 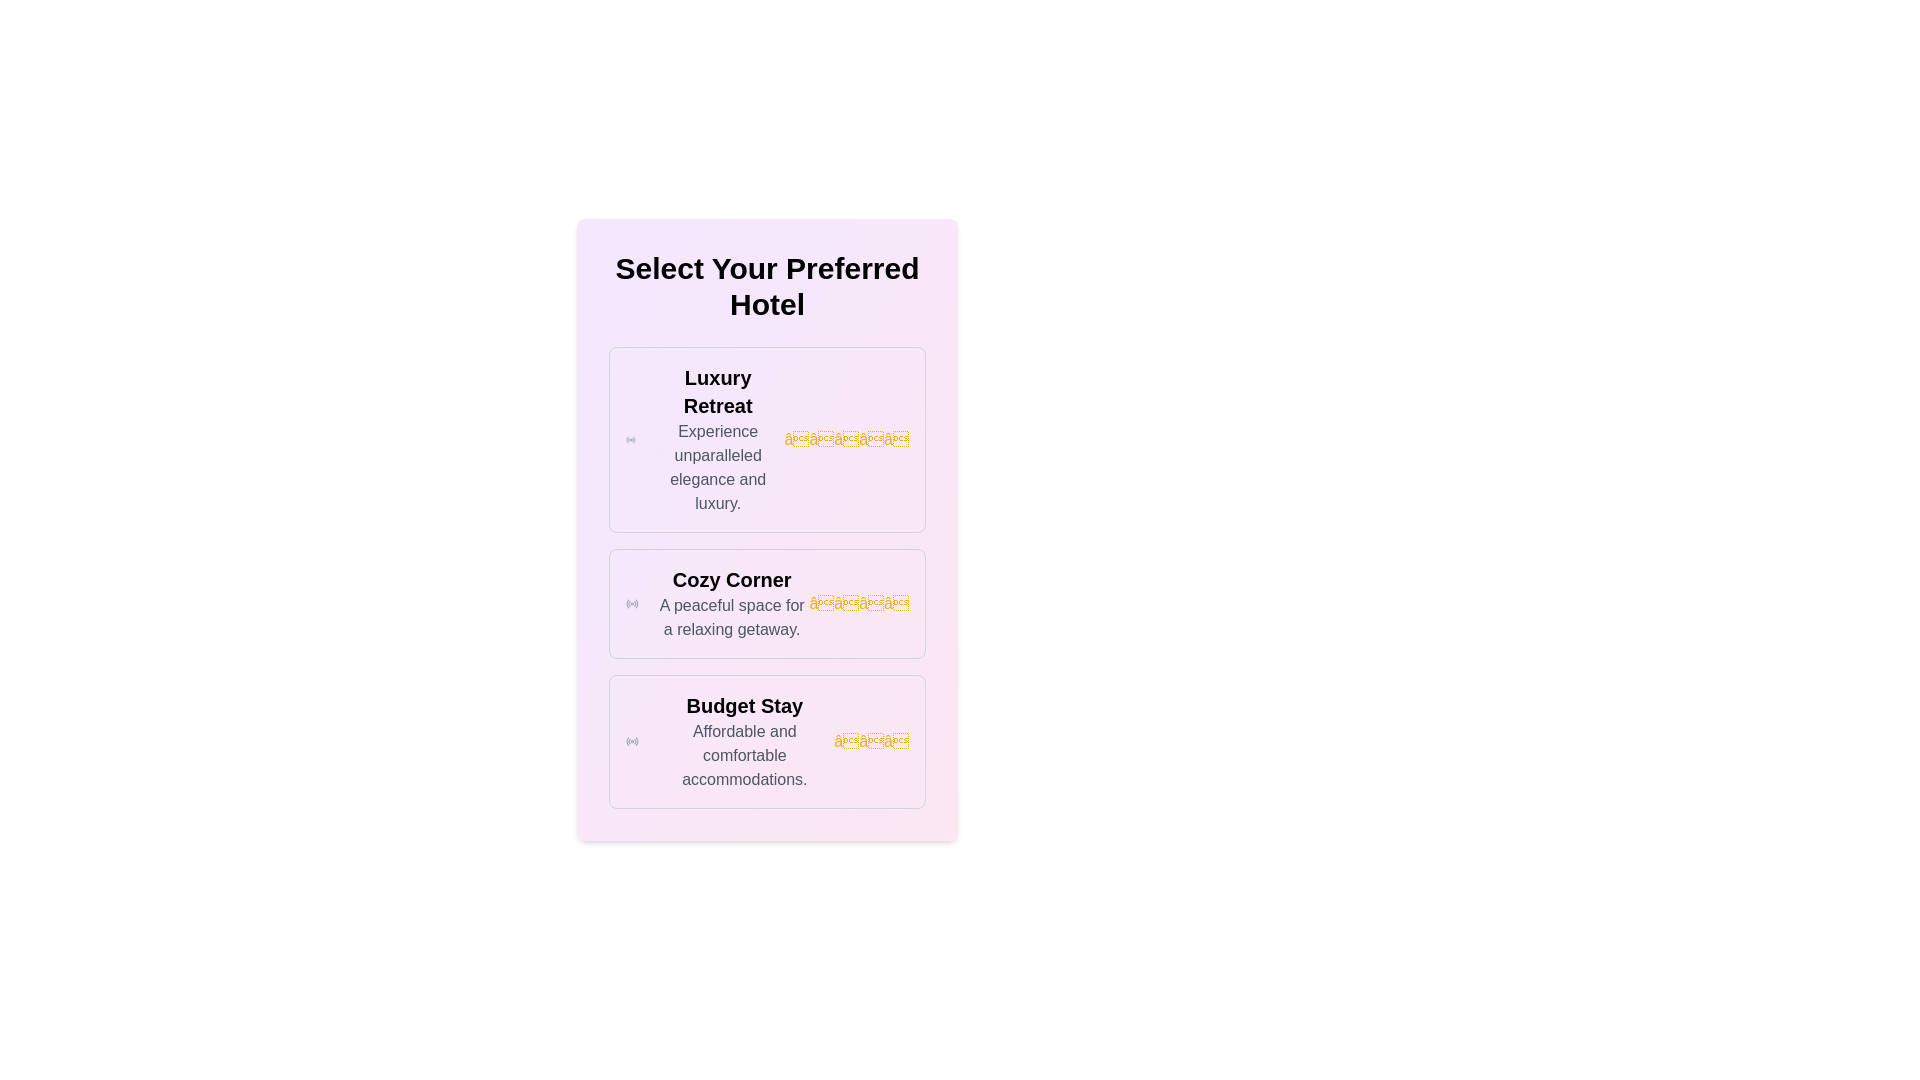 I want to click on the descriptive text block located below the 'Budget Stay' option, so click(x=743, y=756).